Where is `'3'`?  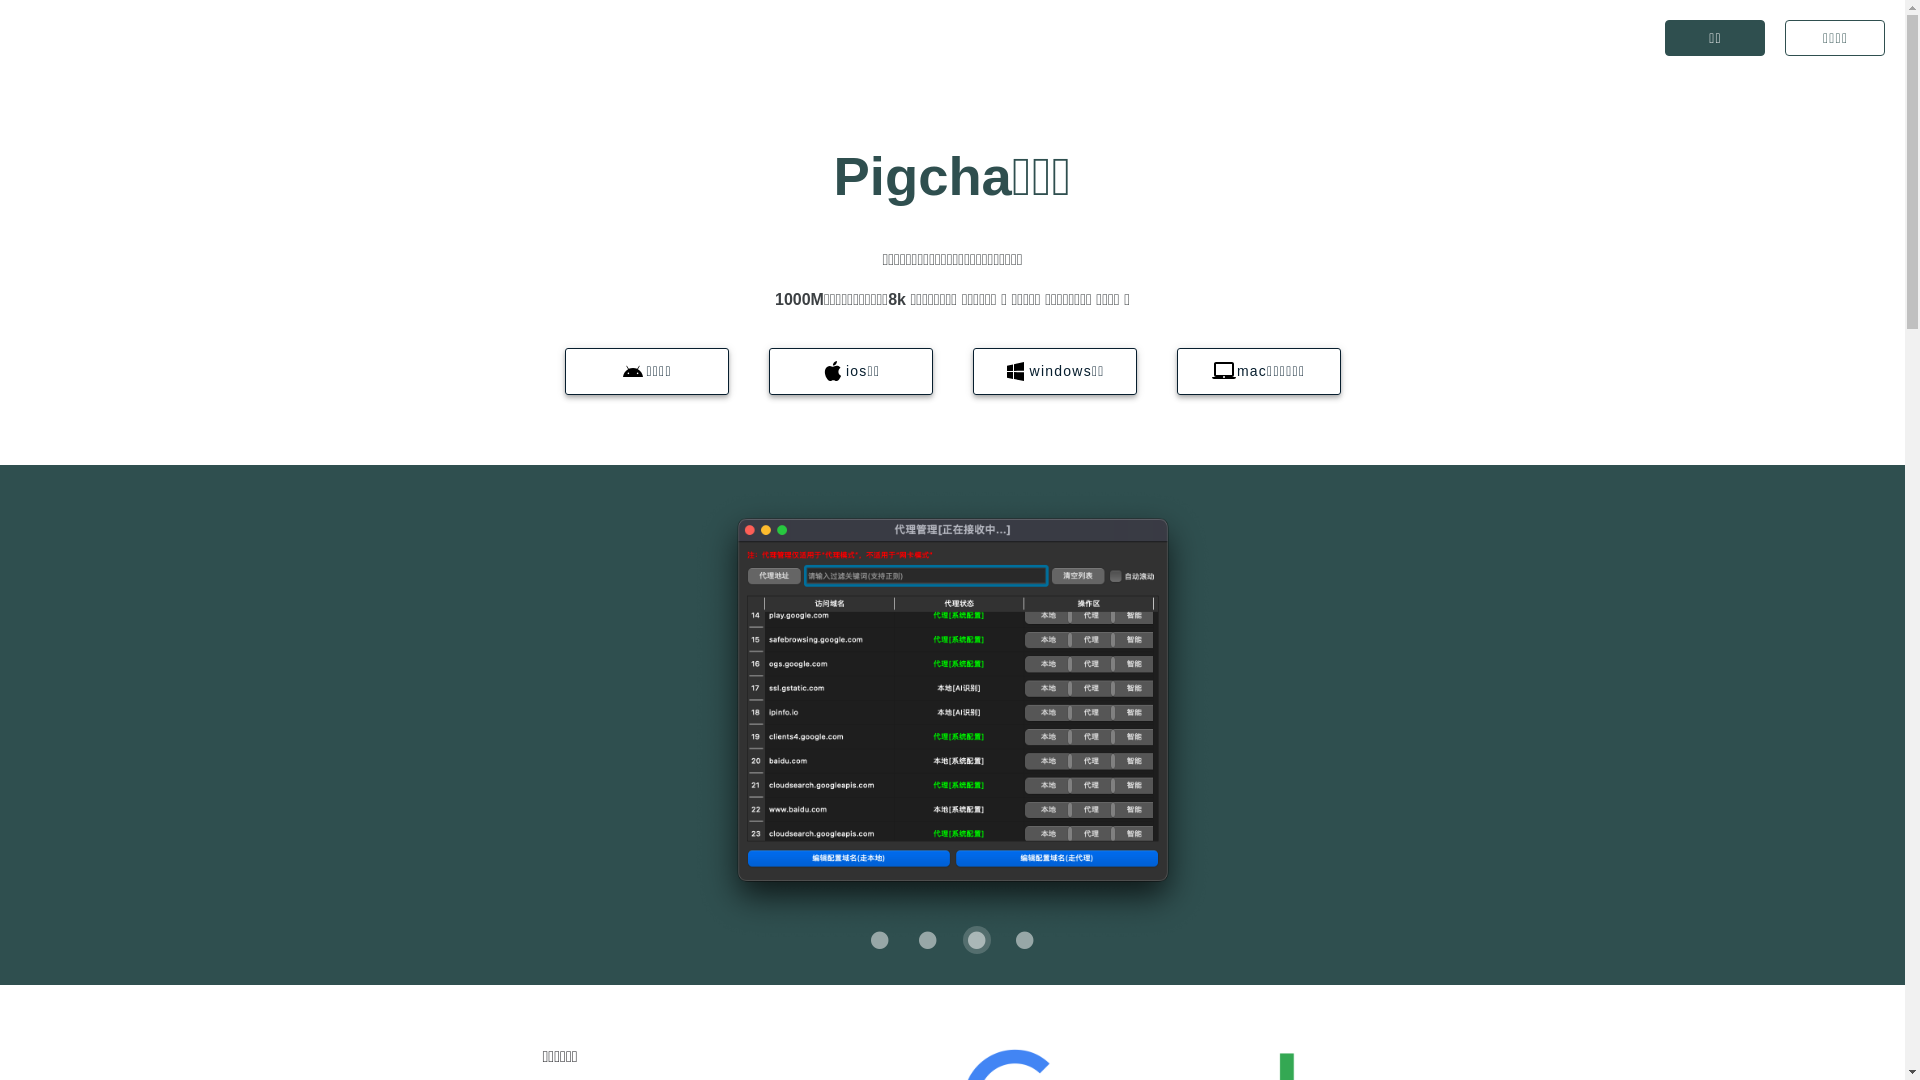
'3' is located at coordinates (1025, 940).